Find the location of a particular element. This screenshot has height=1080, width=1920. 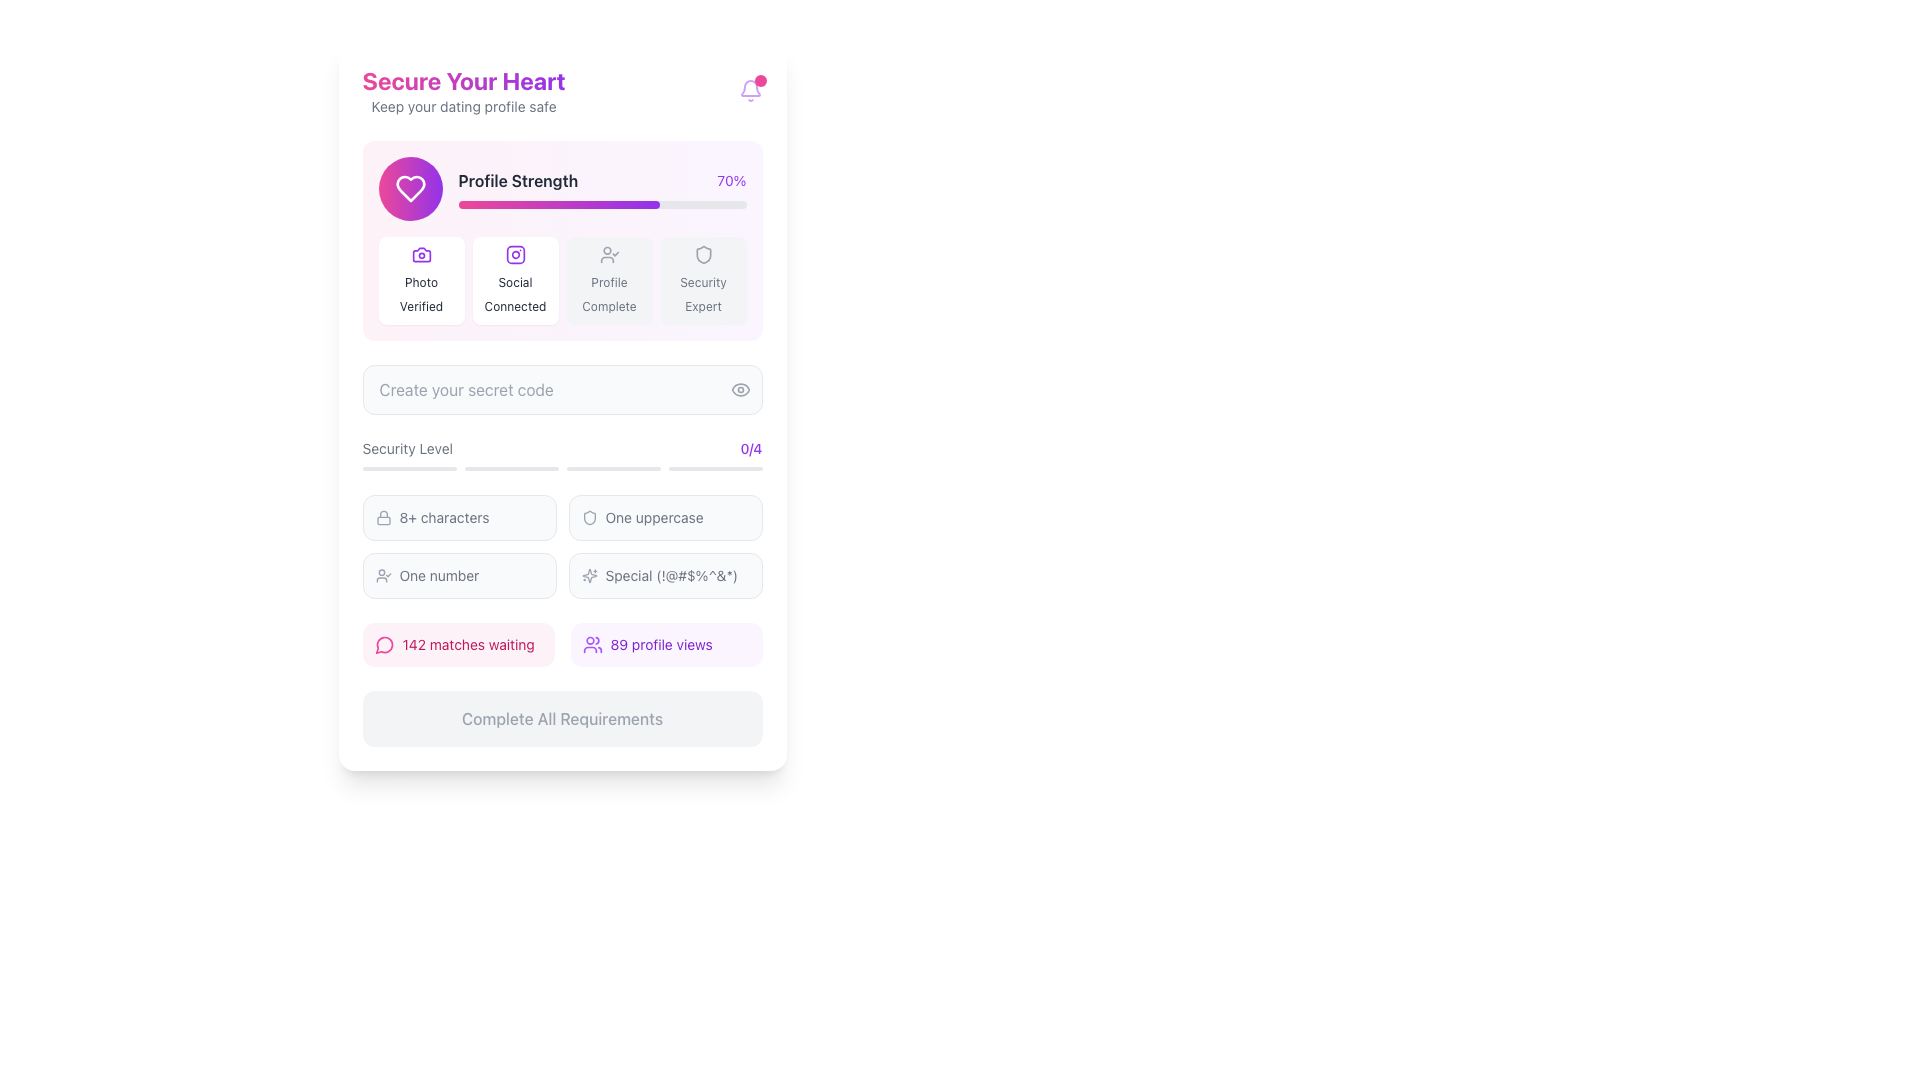

the gray shield icon that is part of the 'Security Expert' section, located in the rightmost position of the profile strength features row is located at coordinates (703, 253).